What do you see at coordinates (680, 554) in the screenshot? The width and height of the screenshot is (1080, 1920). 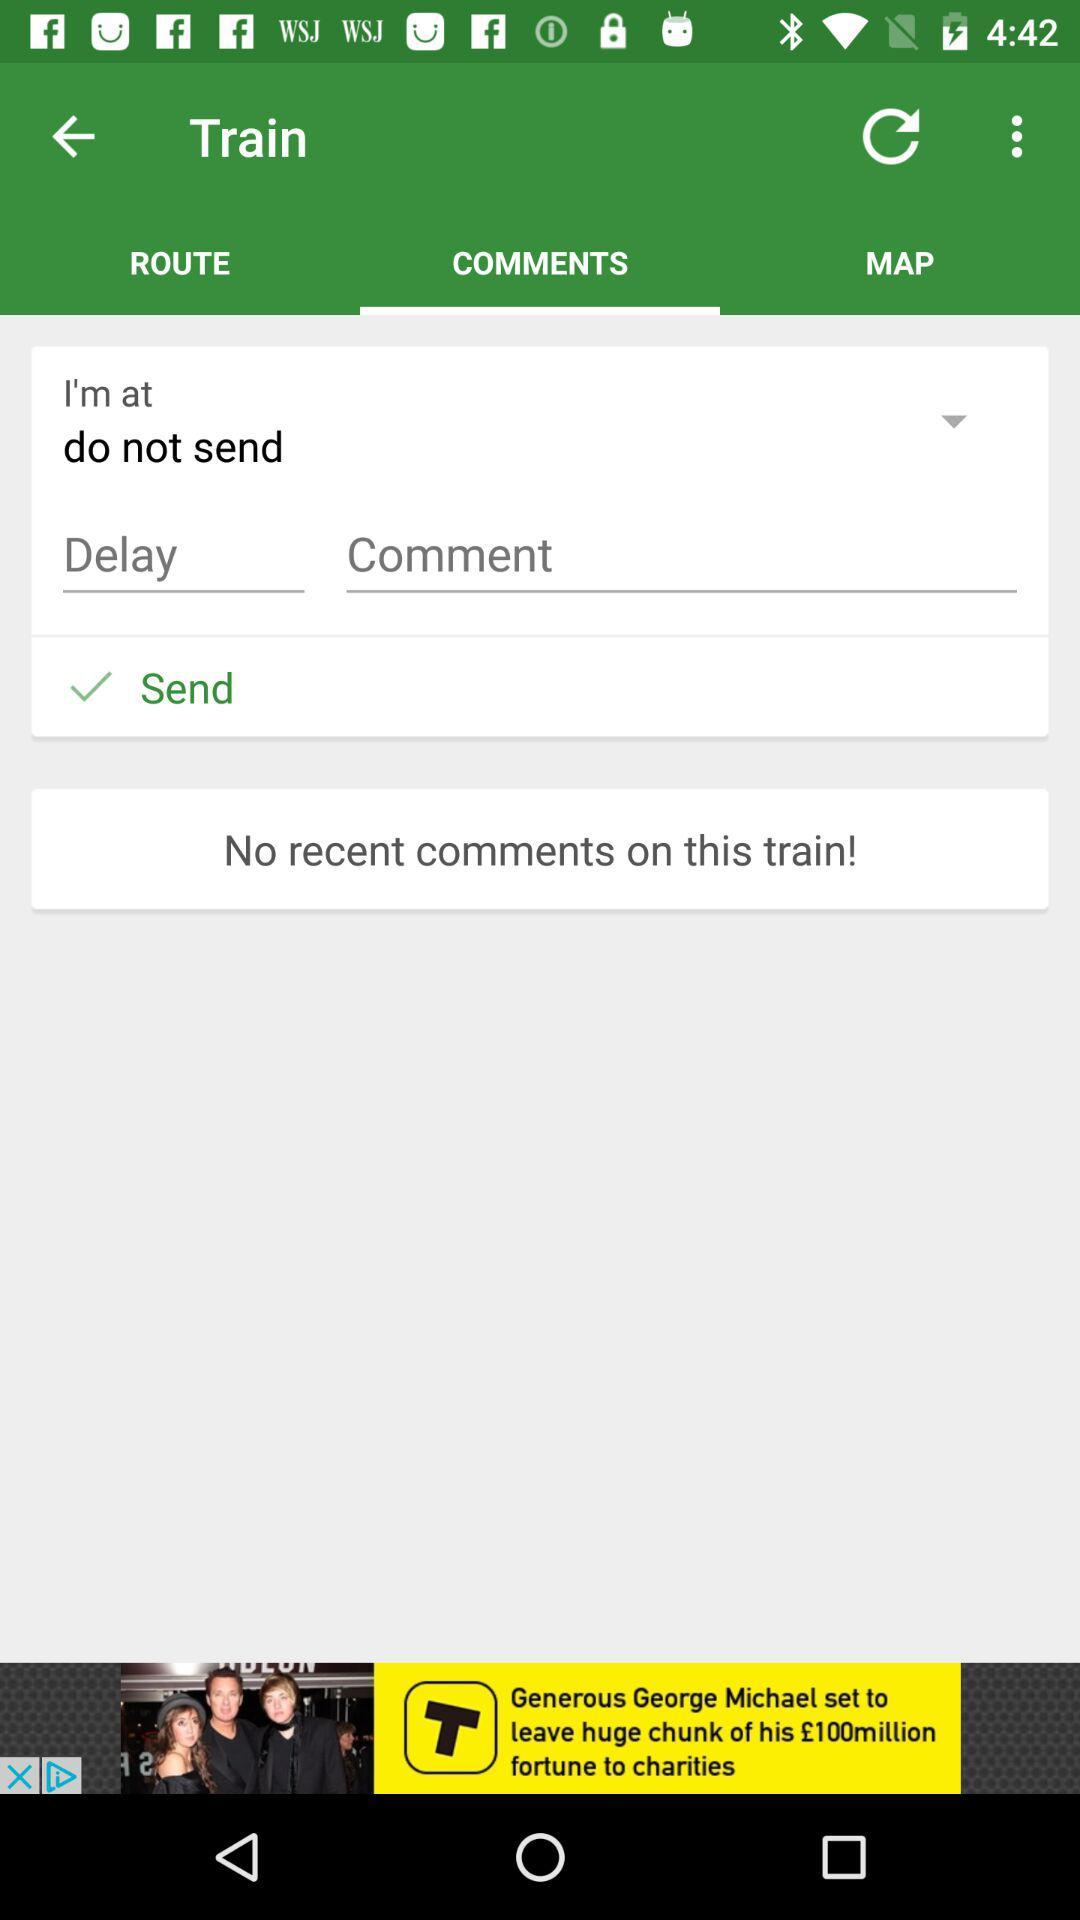 I see `comment` at bounding box center [680, 554].